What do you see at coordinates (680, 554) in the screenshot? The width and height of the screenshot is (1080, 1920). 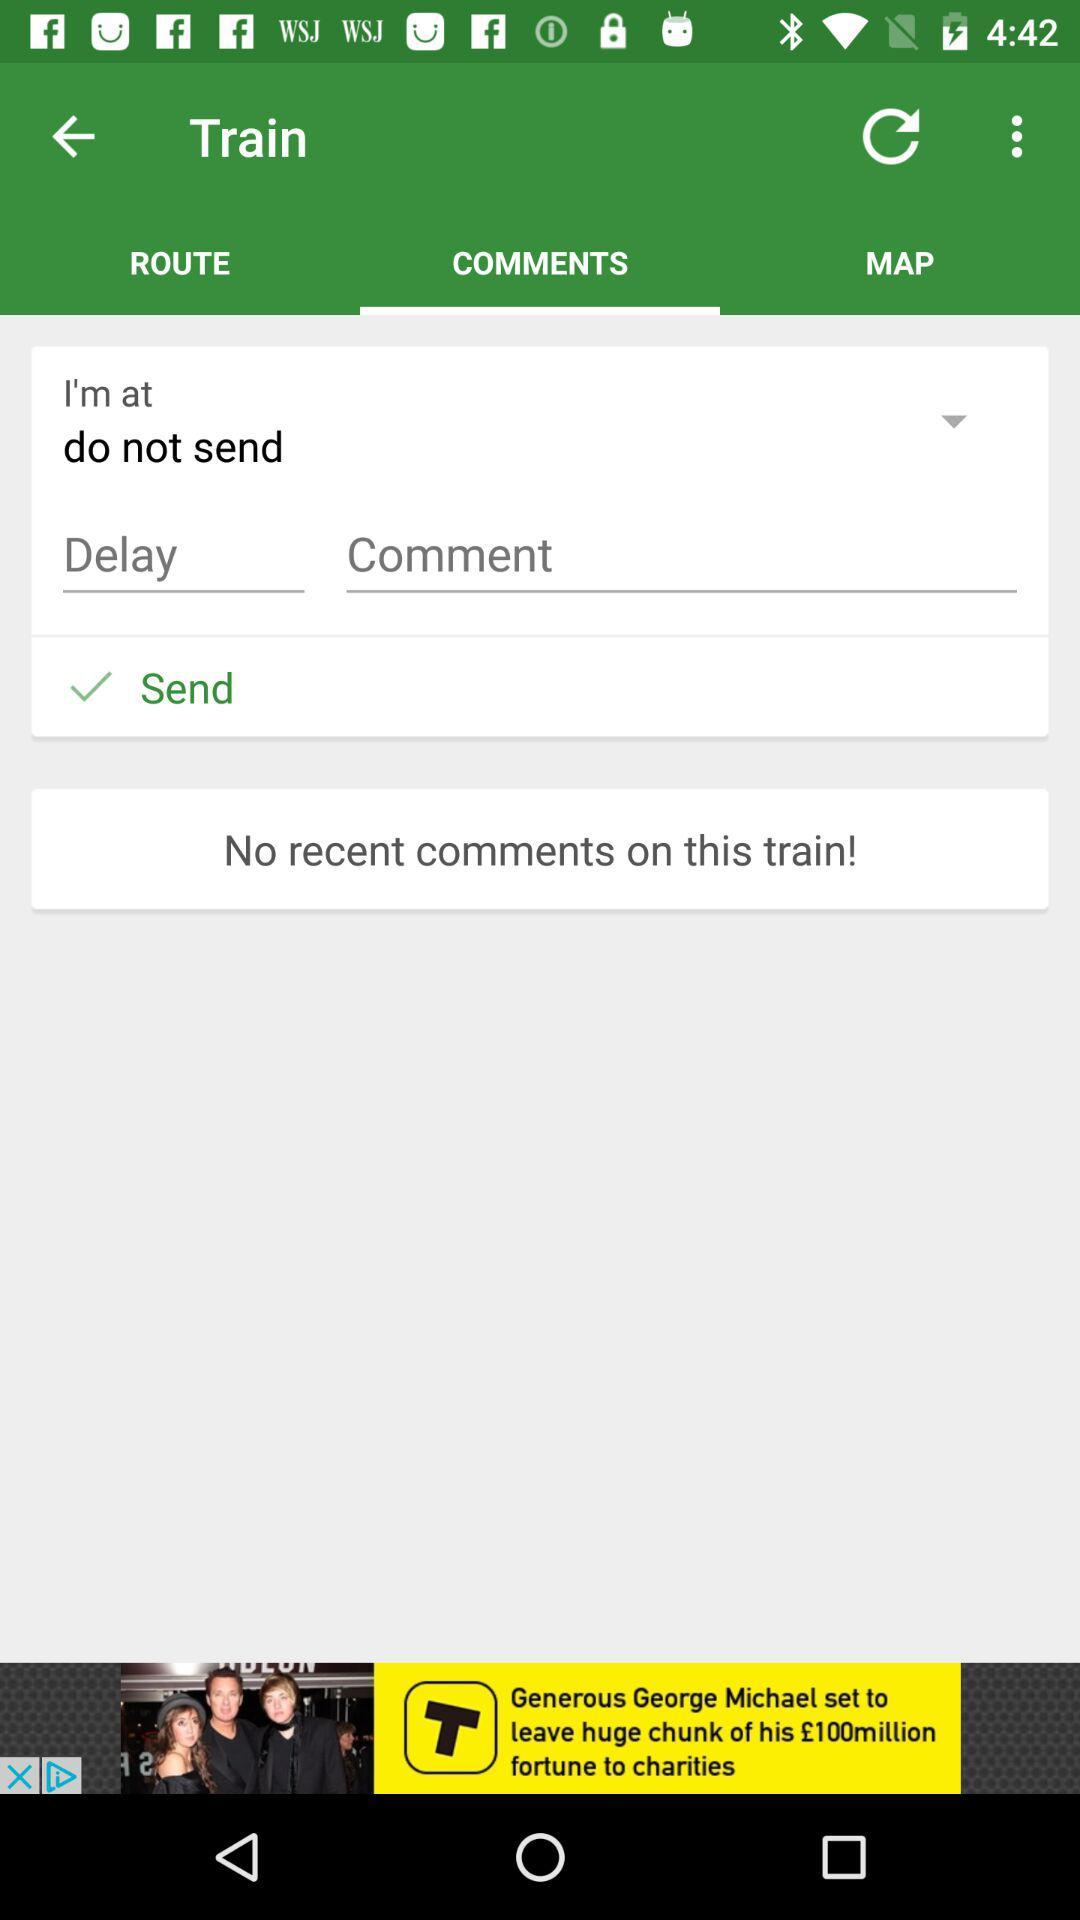 I see `comment` at bounding box center [680, 554].